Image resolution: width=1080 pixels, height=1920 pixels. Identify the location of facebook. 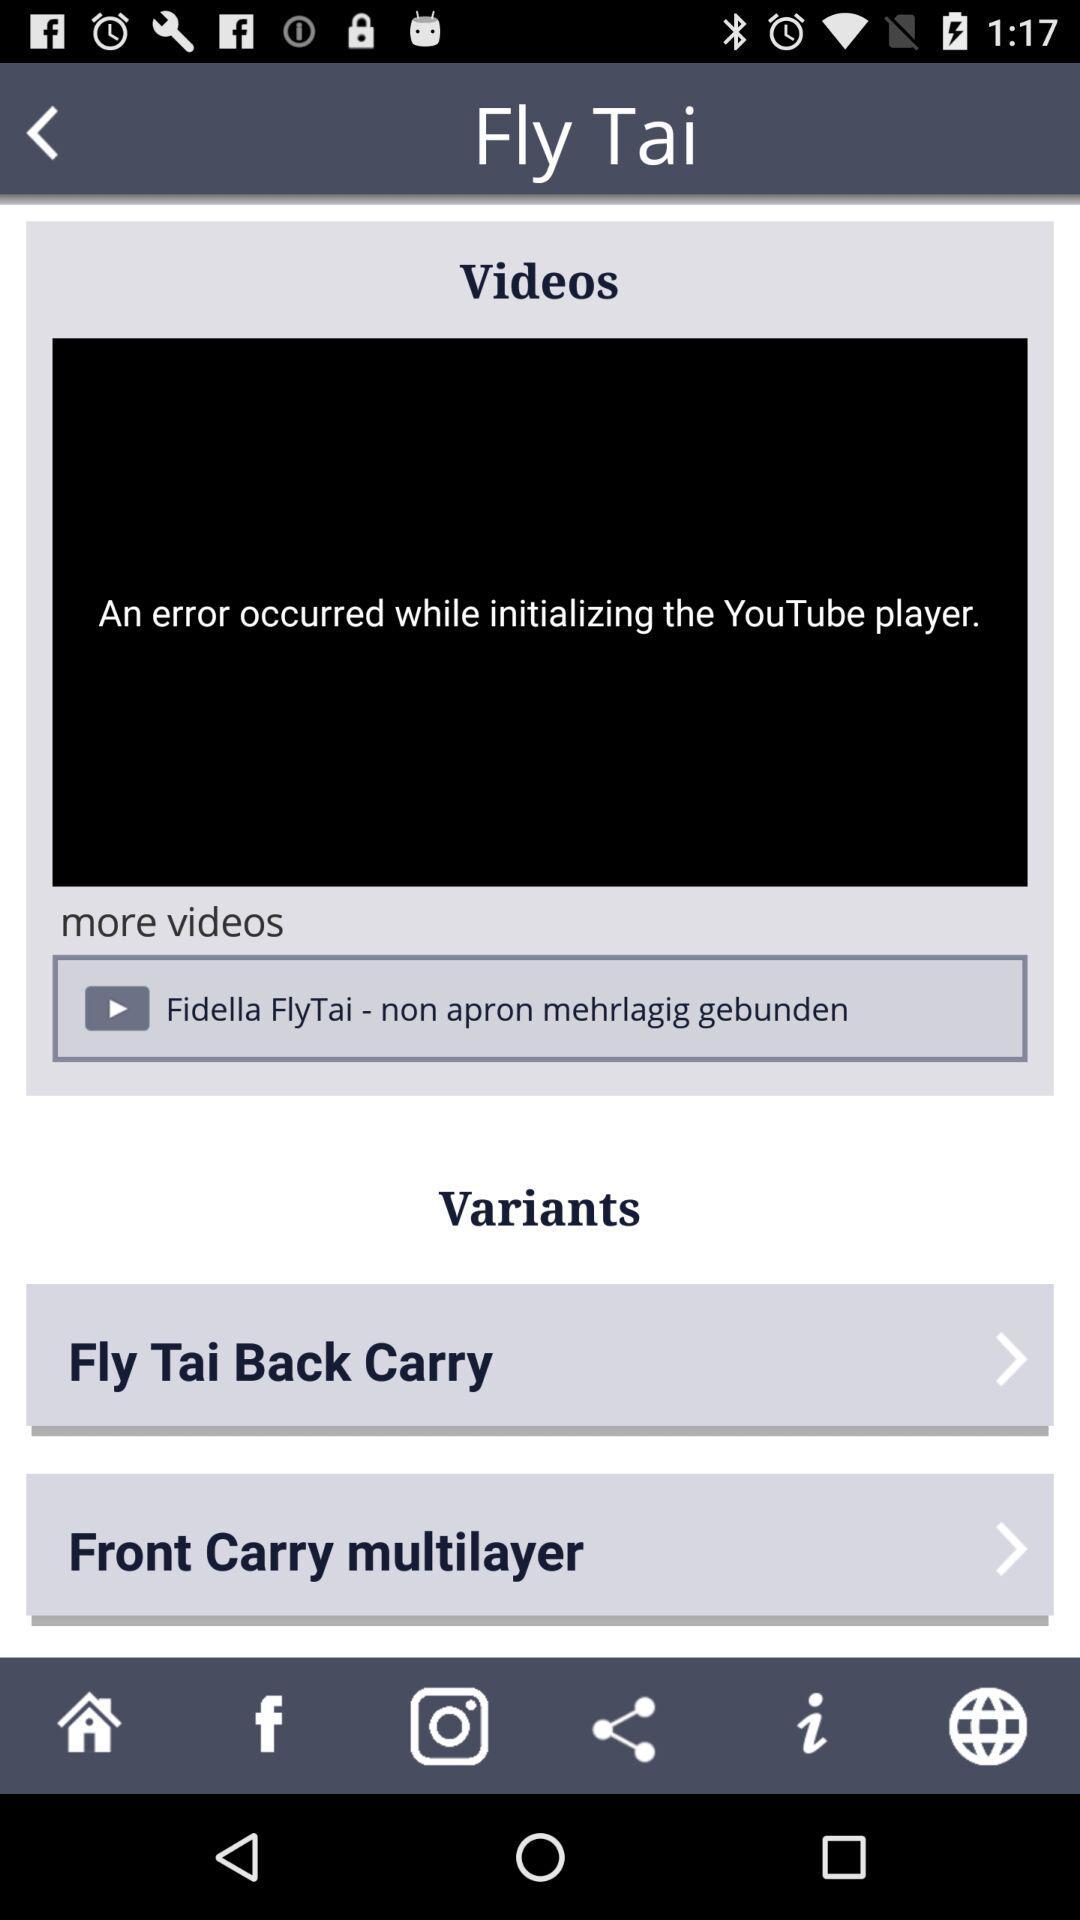
(270, 1724).